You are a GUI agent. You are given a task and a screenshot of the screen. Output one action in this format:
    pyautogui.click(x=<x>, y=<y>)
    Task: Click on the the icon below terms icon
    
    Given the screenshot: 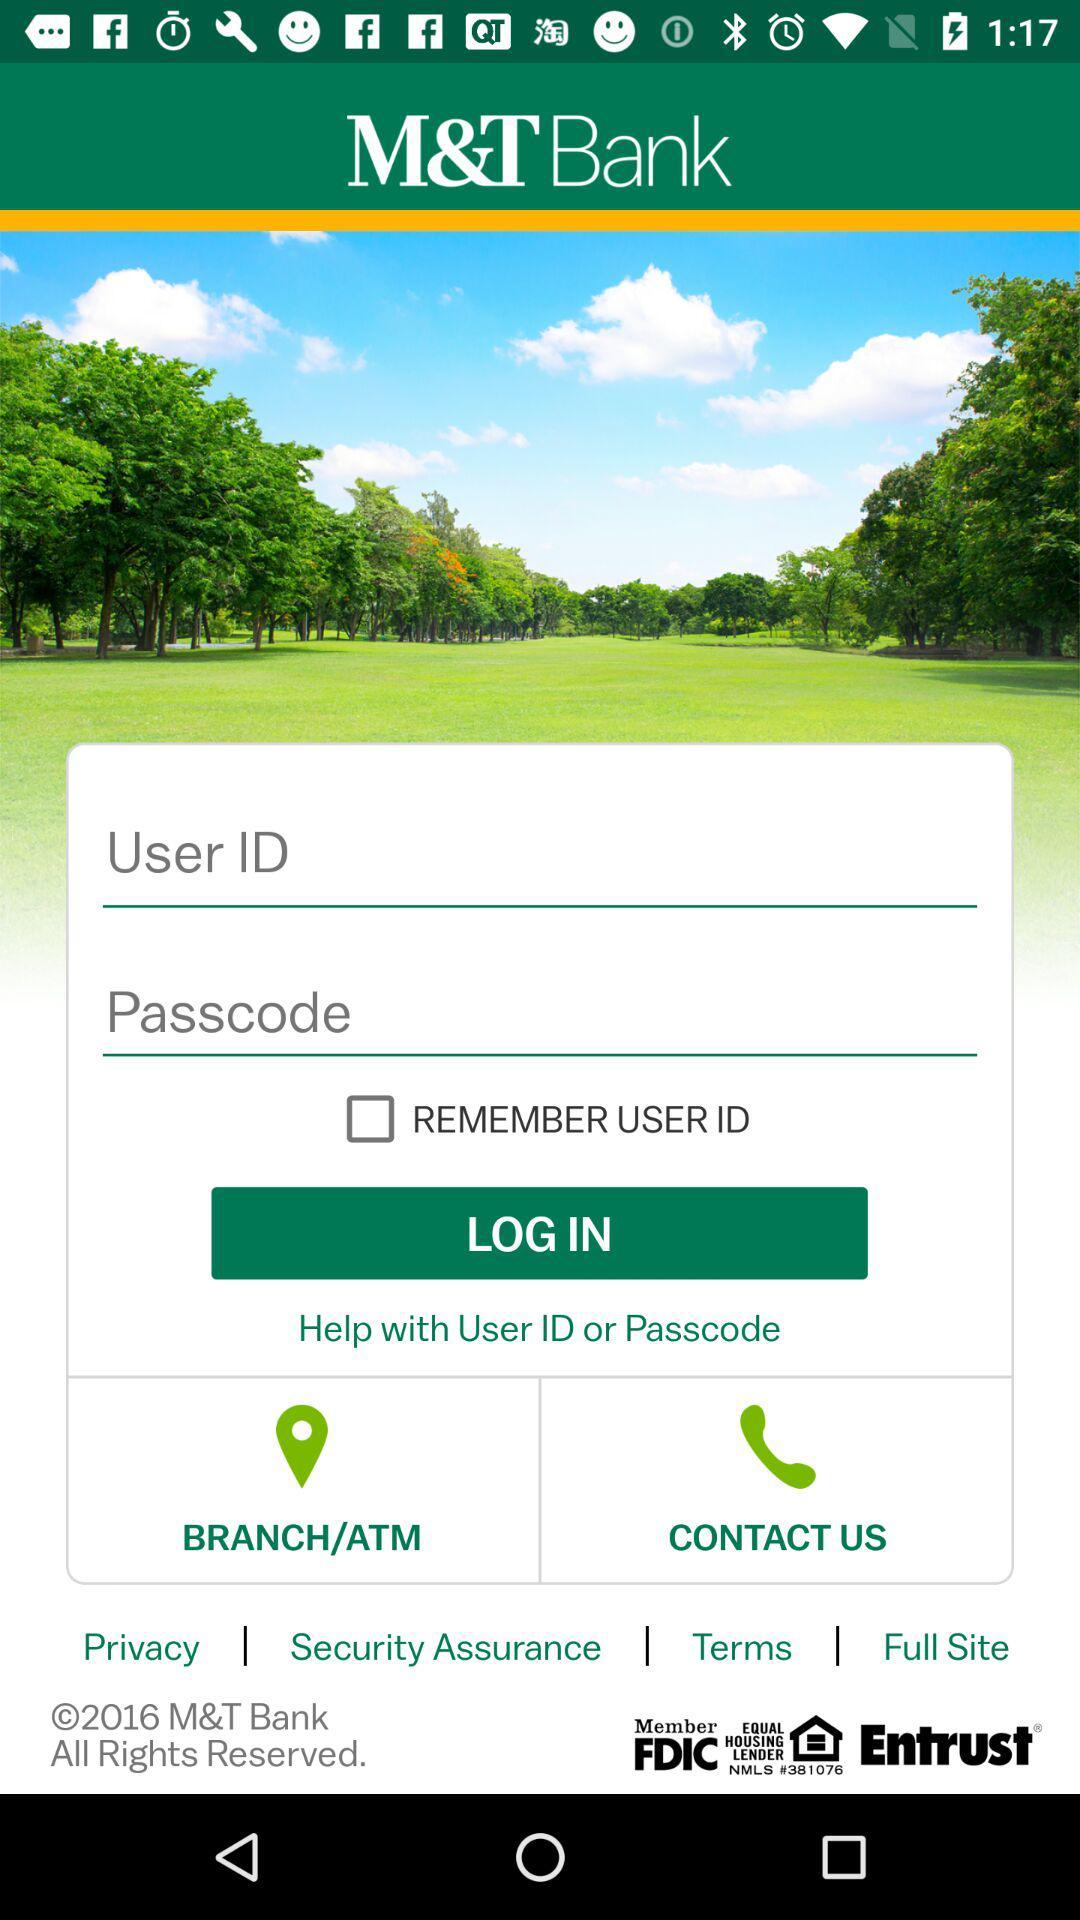 What is the action you would take?
    pyautogui.click(x=783, y=1743)
    